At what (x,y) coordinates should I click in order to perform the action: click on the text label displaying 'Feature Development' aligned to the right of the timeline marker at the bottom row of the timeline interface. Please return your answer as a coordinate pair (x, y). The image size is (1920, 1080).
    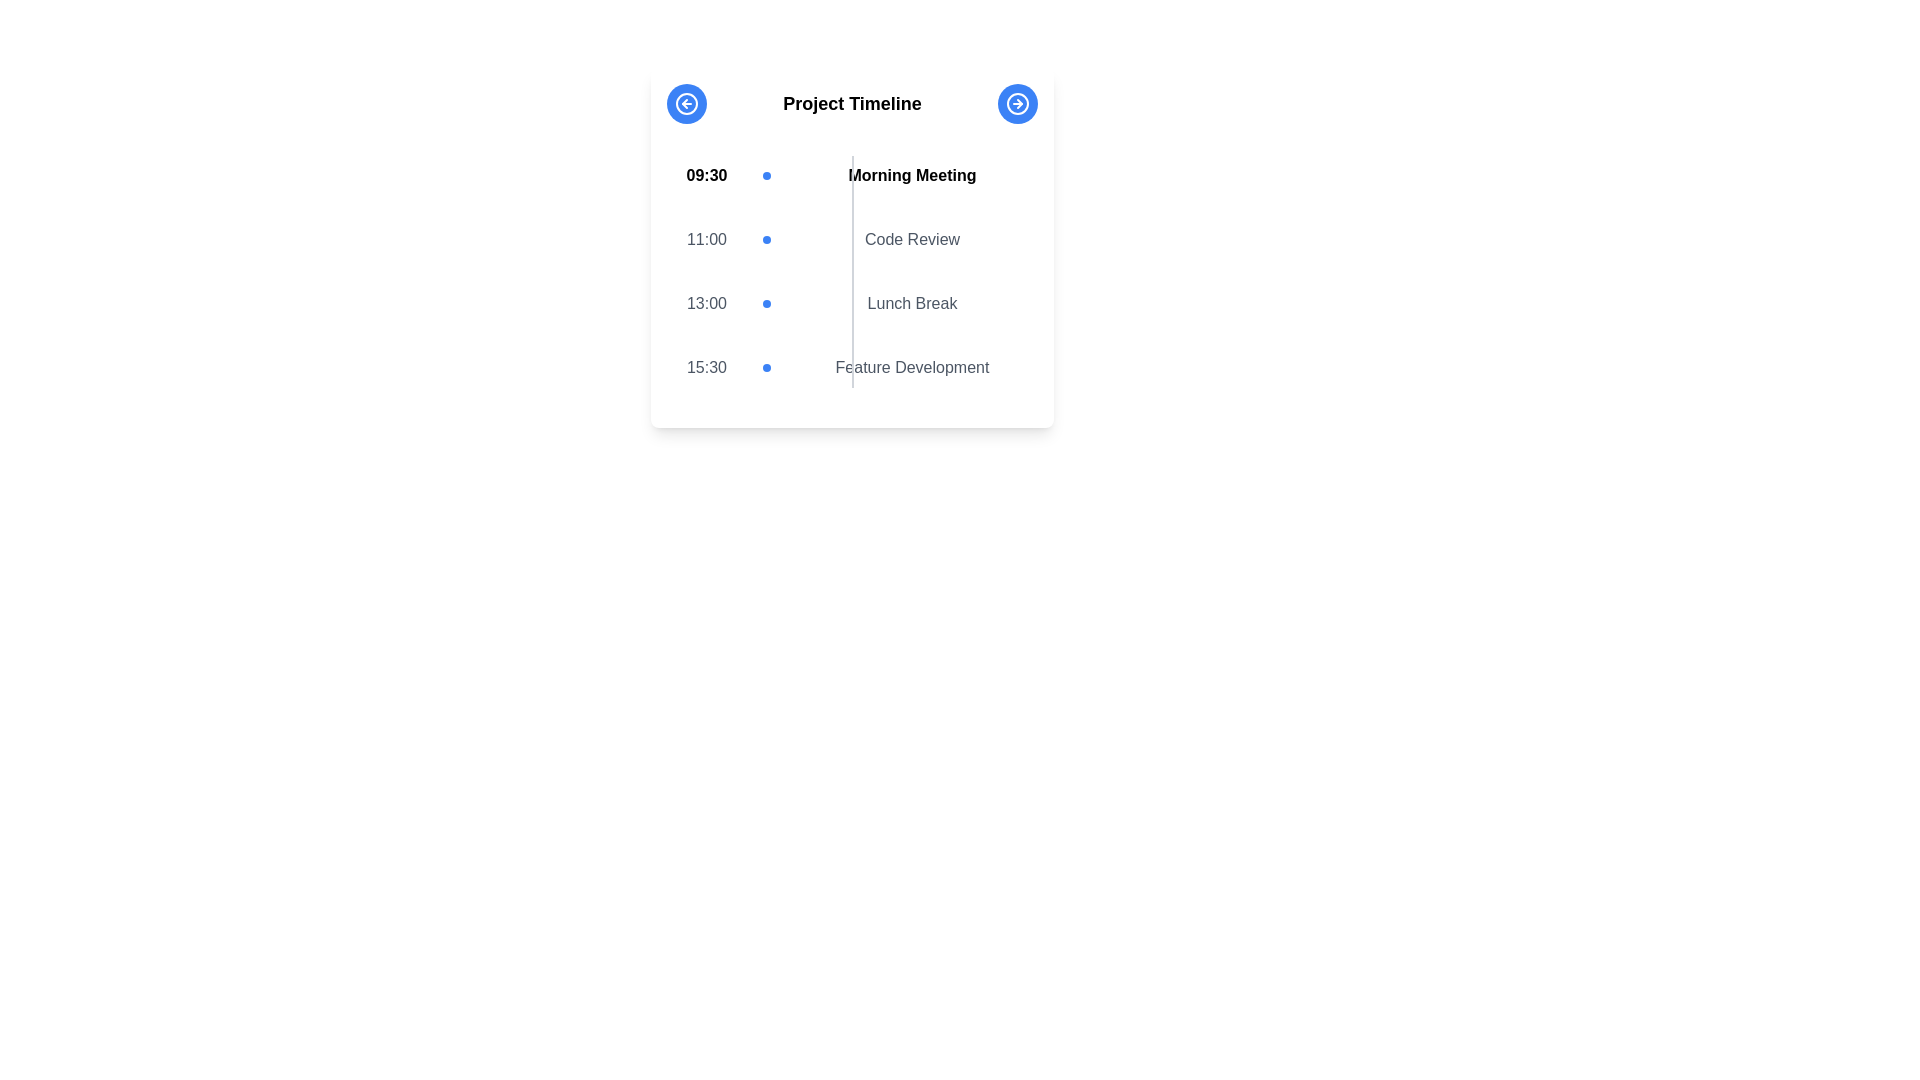
    Looking at the image, I should click on (911, 367).